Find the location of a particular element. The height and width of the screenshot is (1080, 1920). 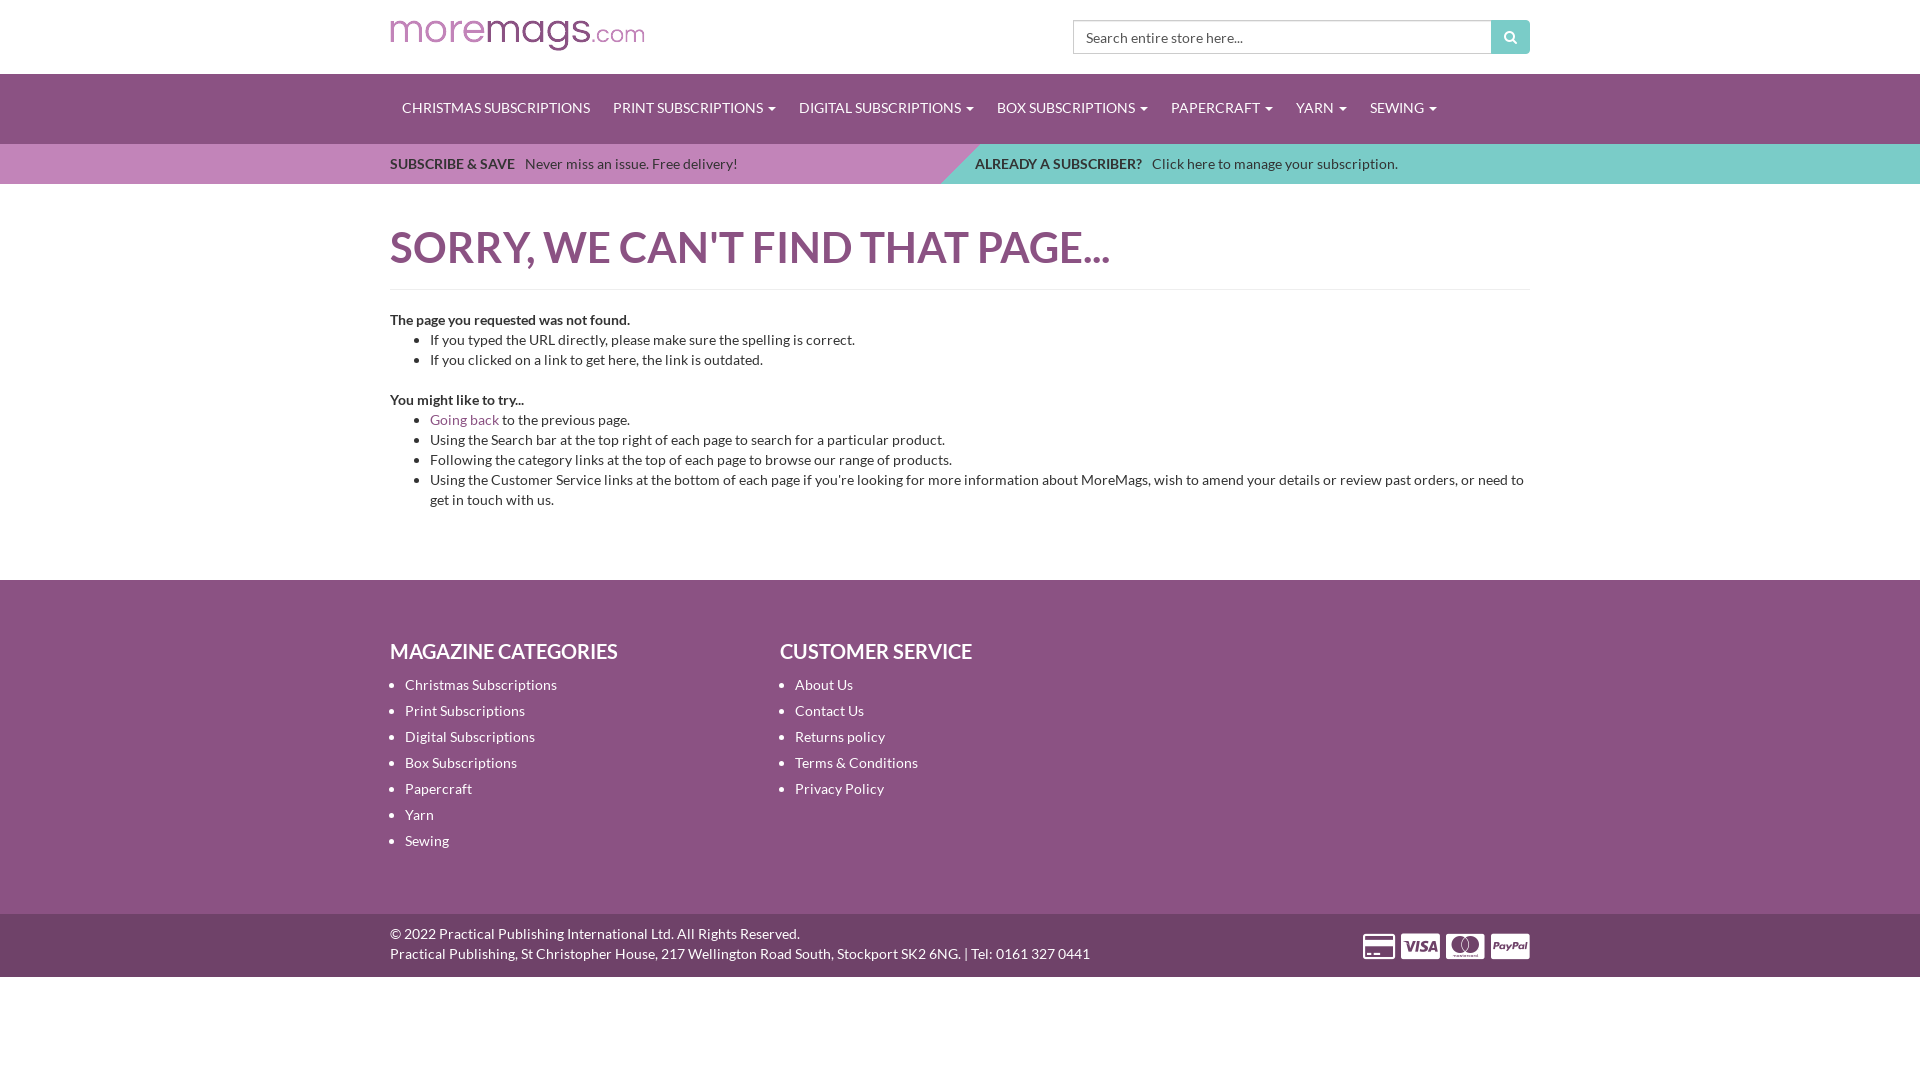

'YARN' is located at coordinates (1283, 108).